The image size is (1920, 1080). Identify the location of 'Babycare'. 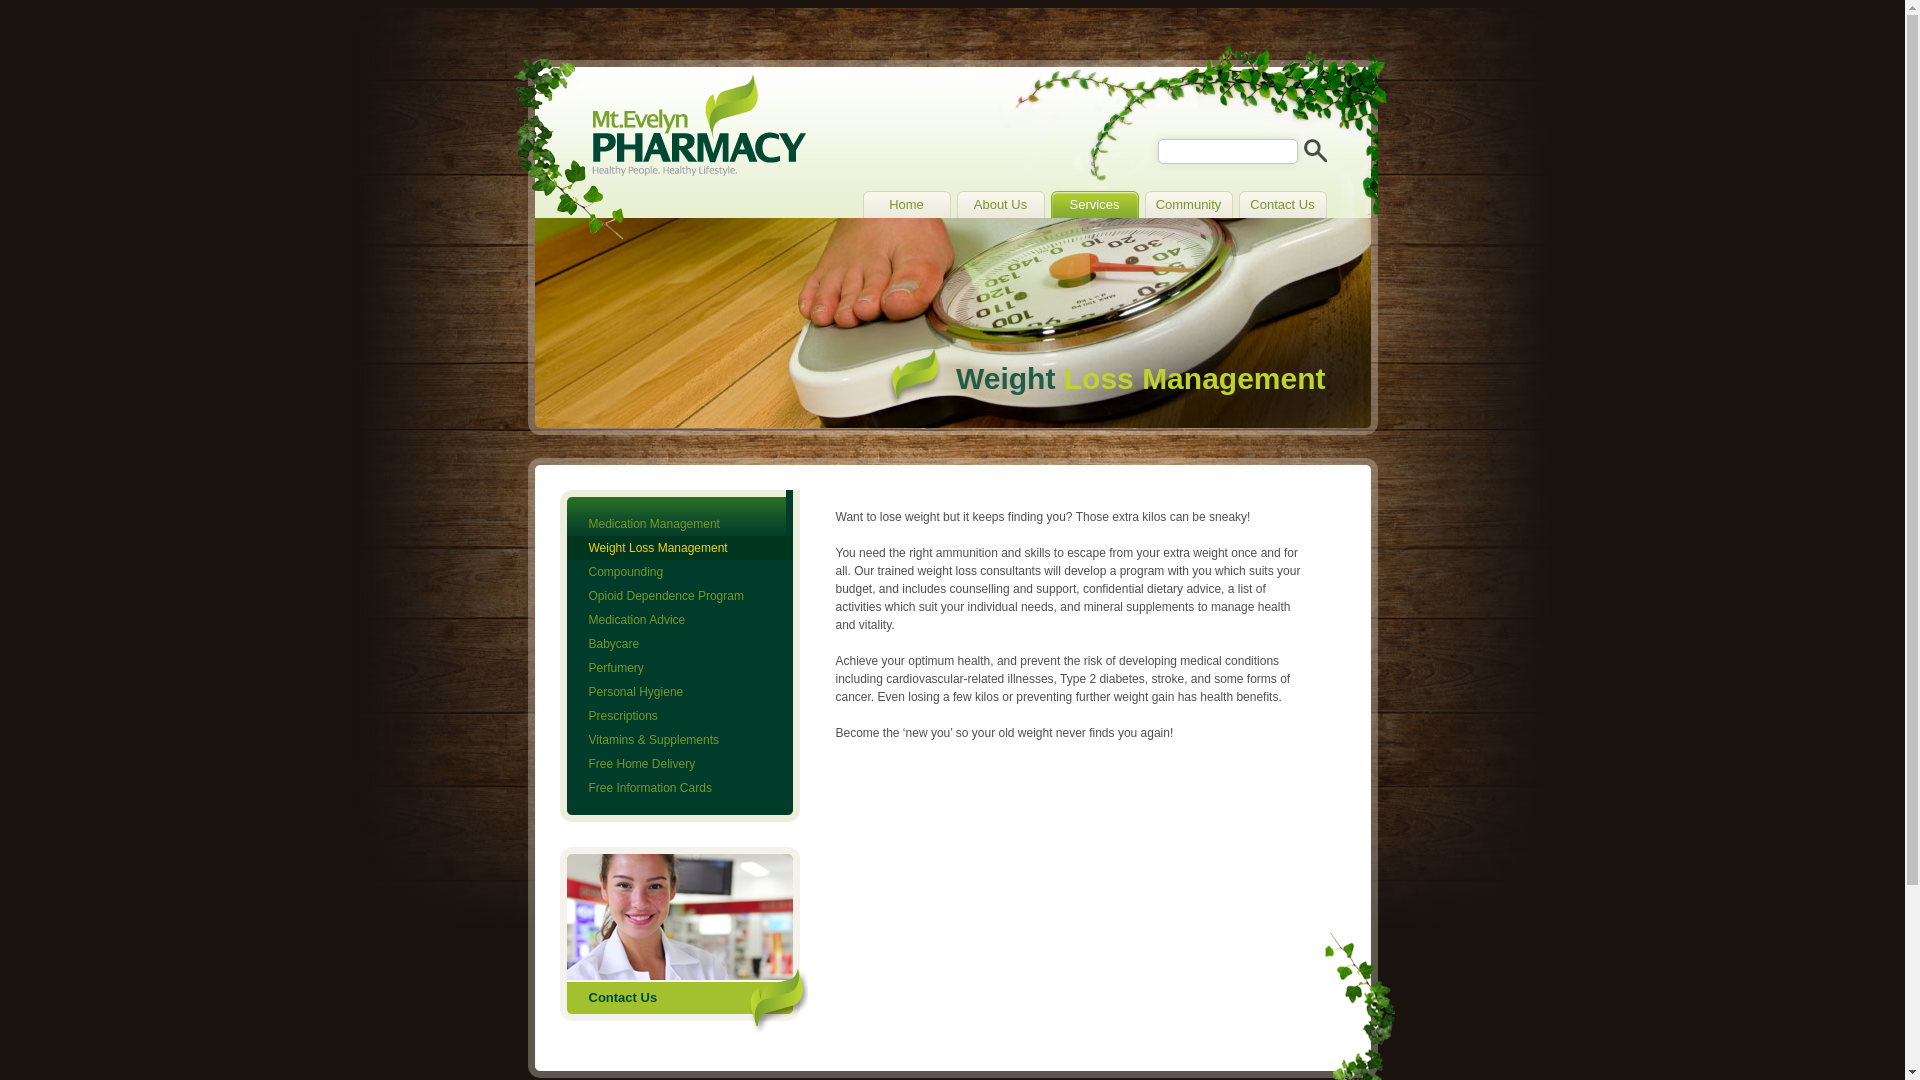
(678, 644).